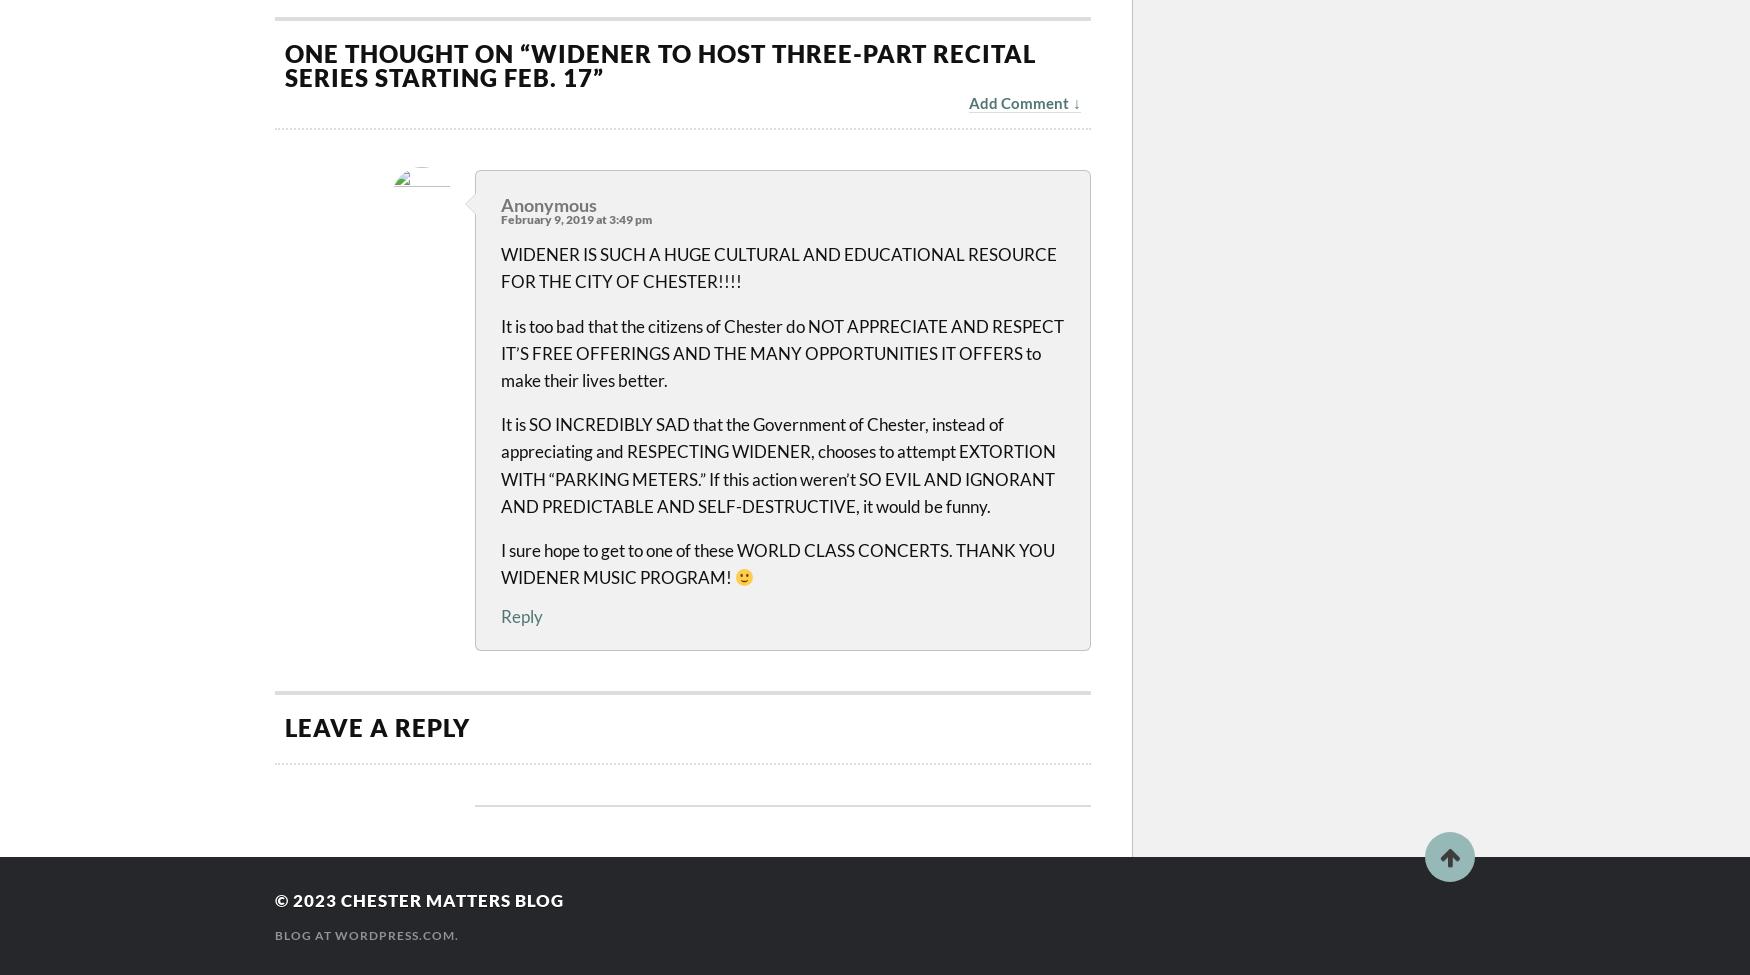 The width and height of the screenshot is (1750, 975). I want to click on 'Add Comment', so click(1018, 100).